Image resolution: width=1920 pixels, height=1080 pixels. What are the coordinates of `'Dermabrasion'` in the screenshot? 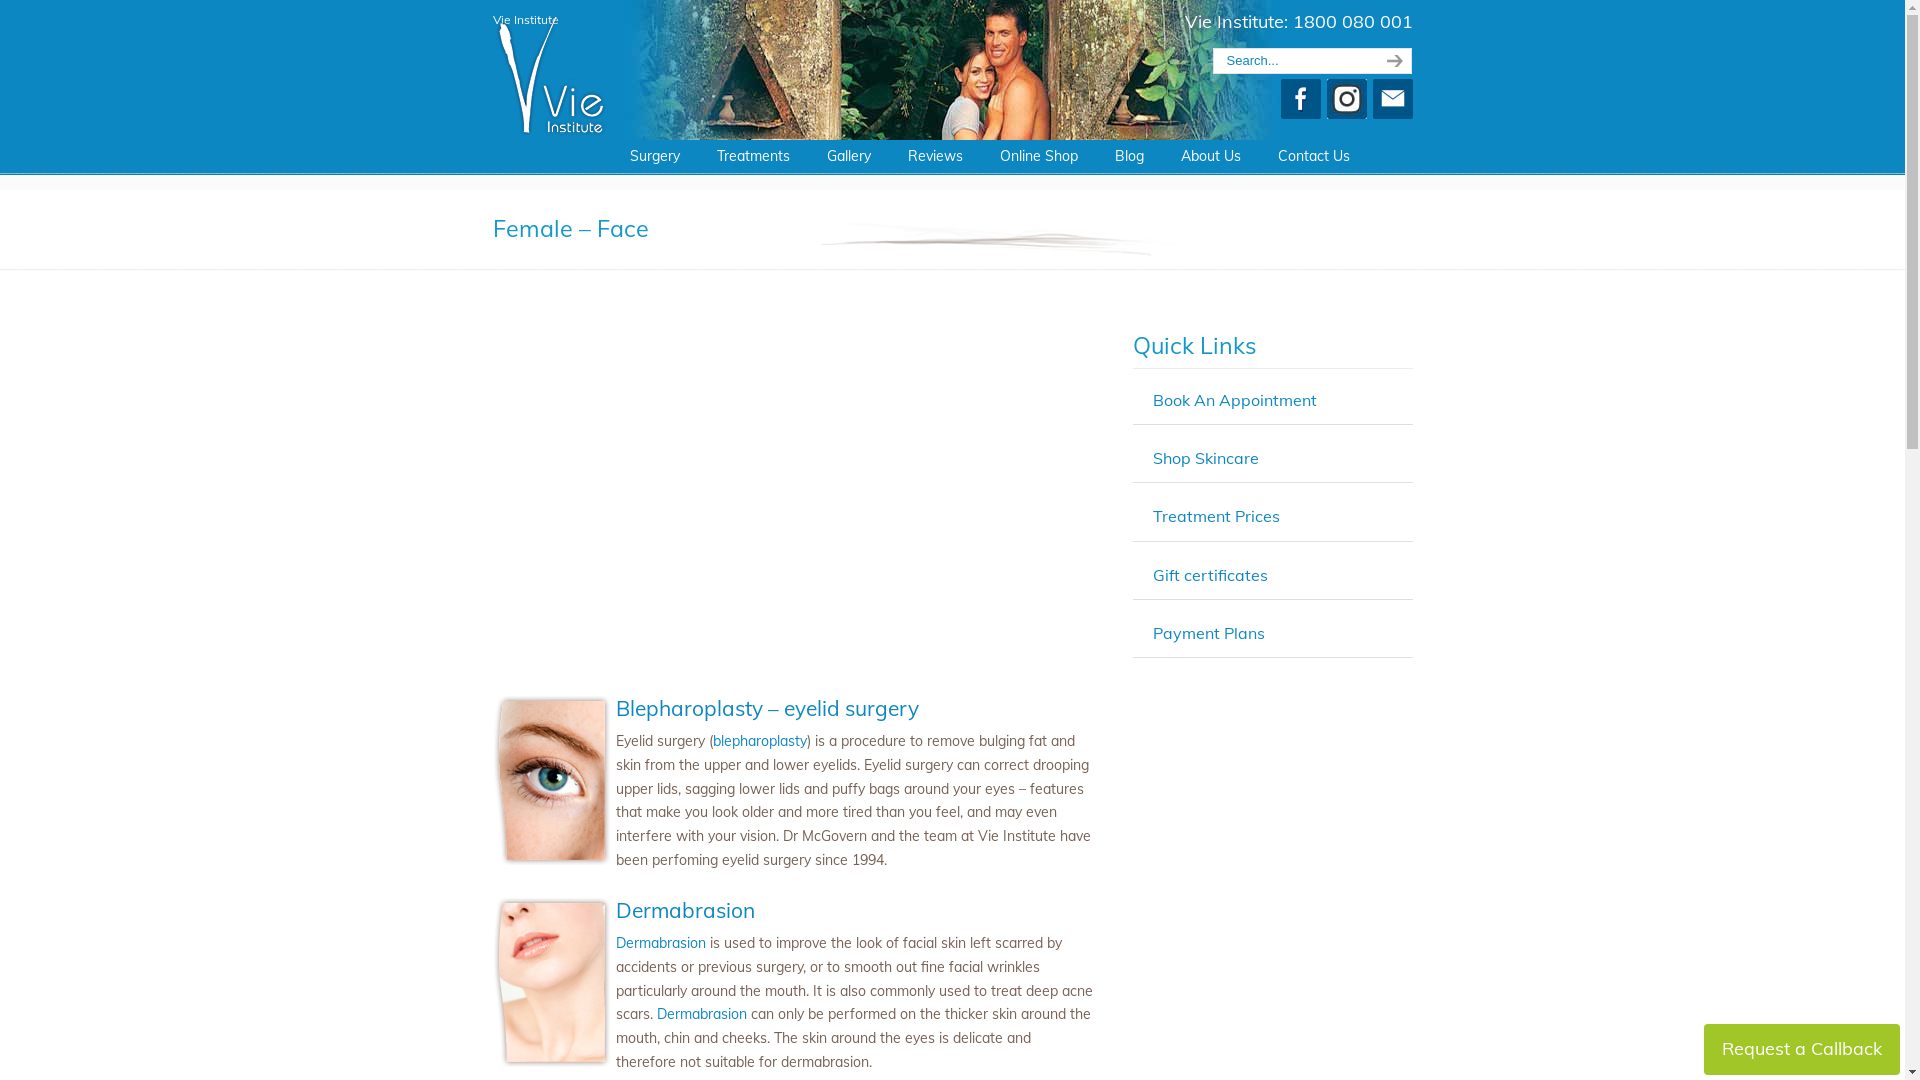 It's located at (685, 910).